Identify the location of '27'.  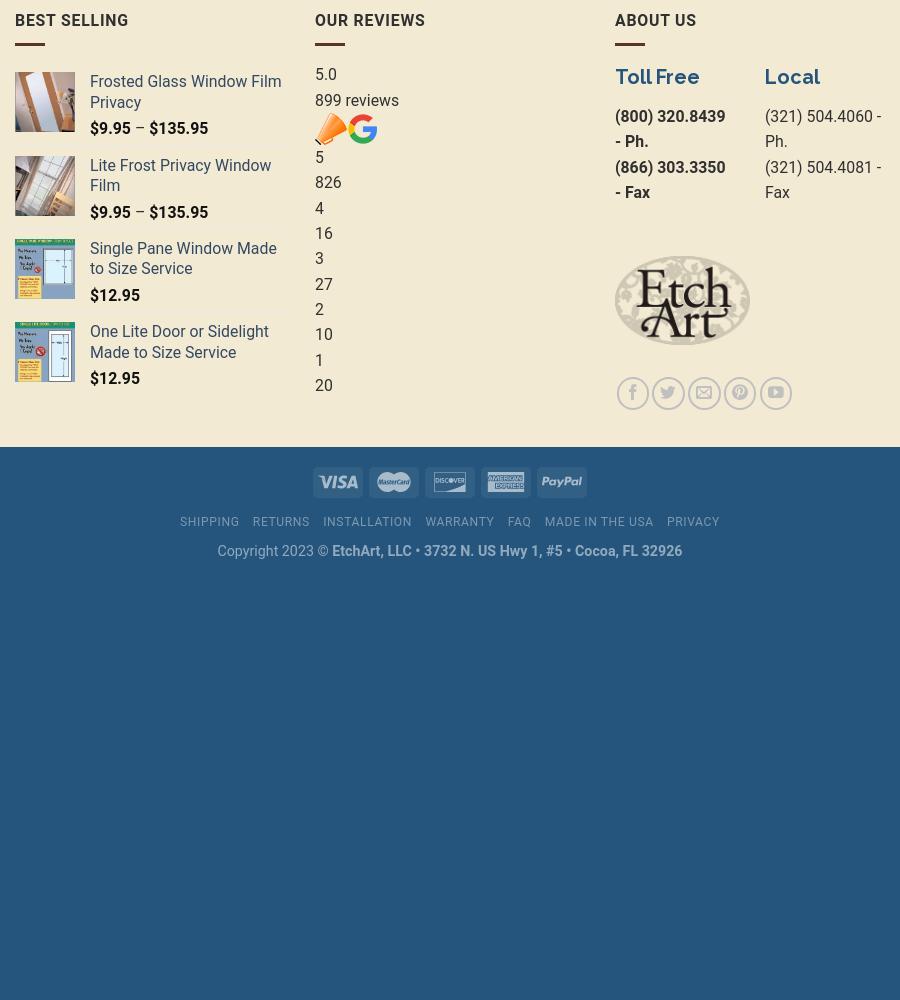
(322, 283).